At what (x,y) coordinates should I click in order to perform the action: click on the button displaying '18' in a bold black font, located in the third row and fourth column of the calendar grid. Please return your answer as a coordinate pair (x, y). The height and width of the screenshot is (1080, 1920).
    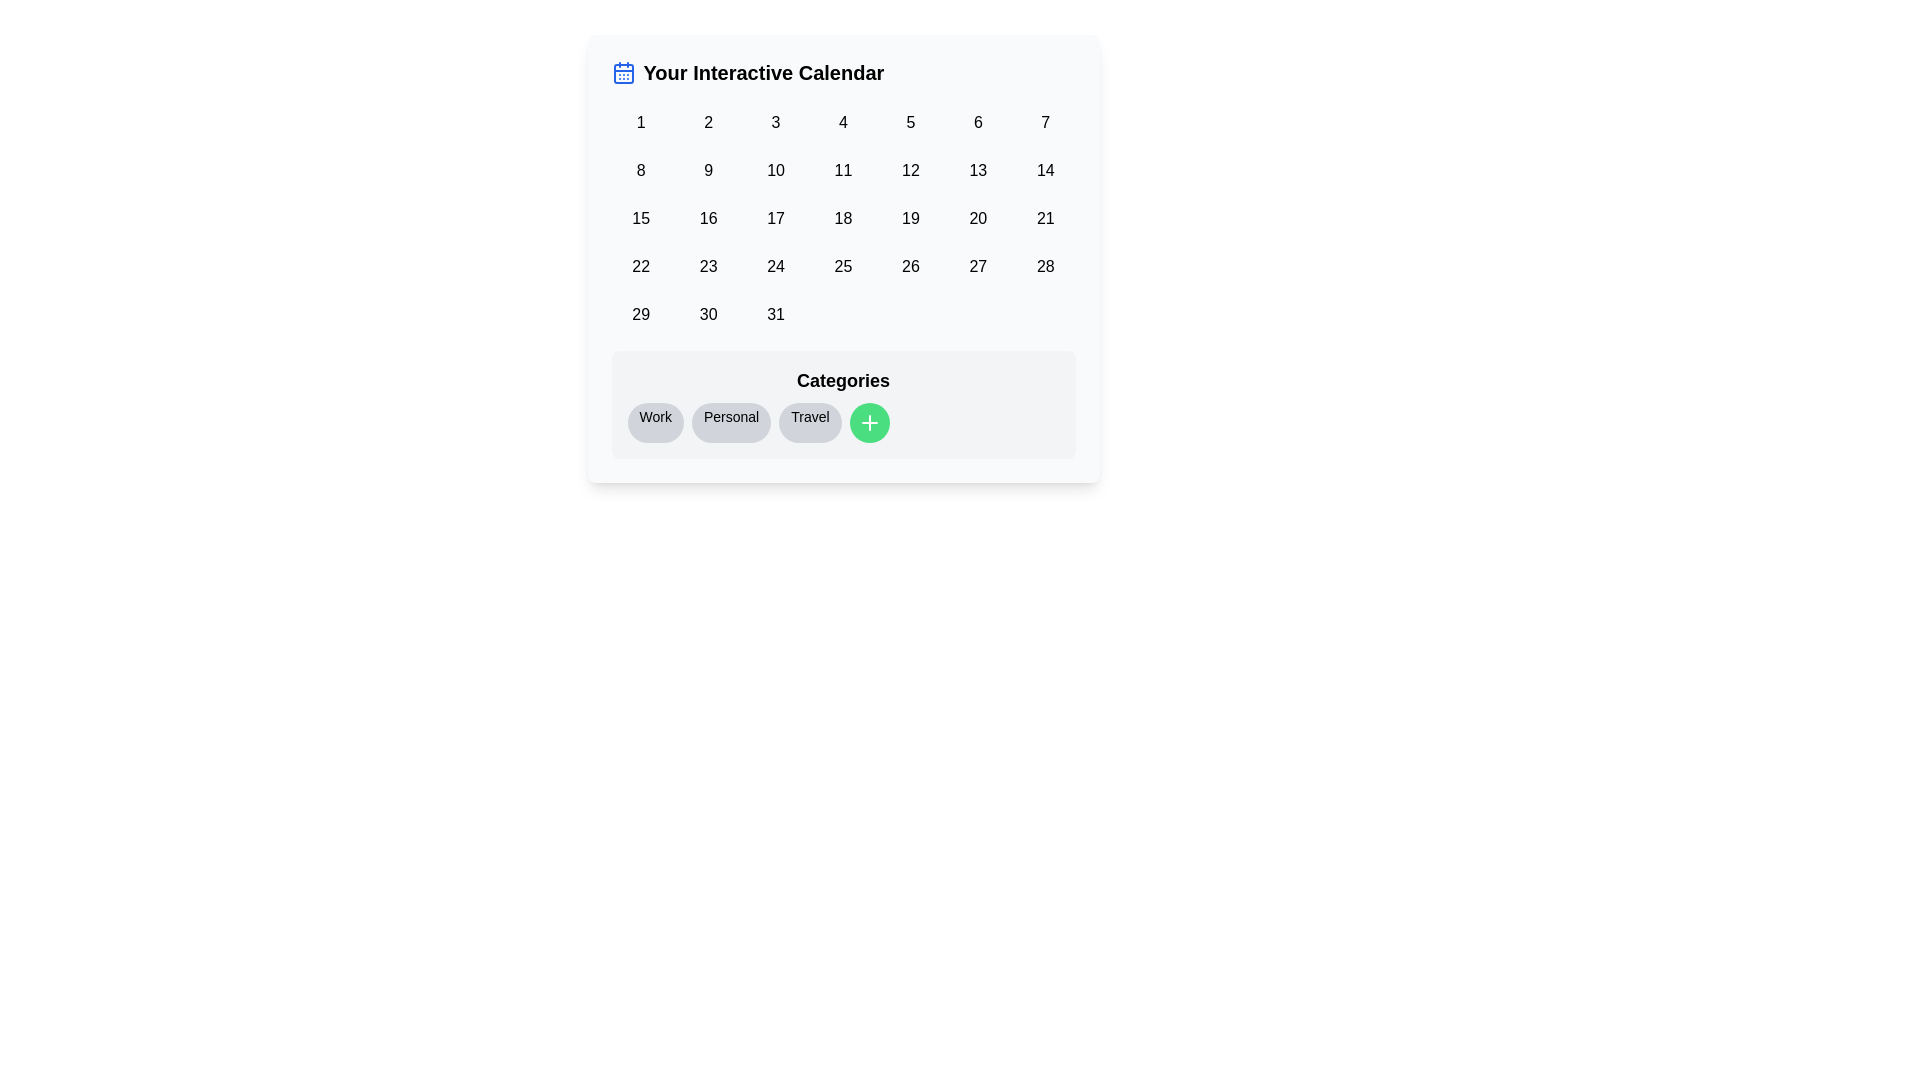
    Looking at the image, I should click on (843, 219).